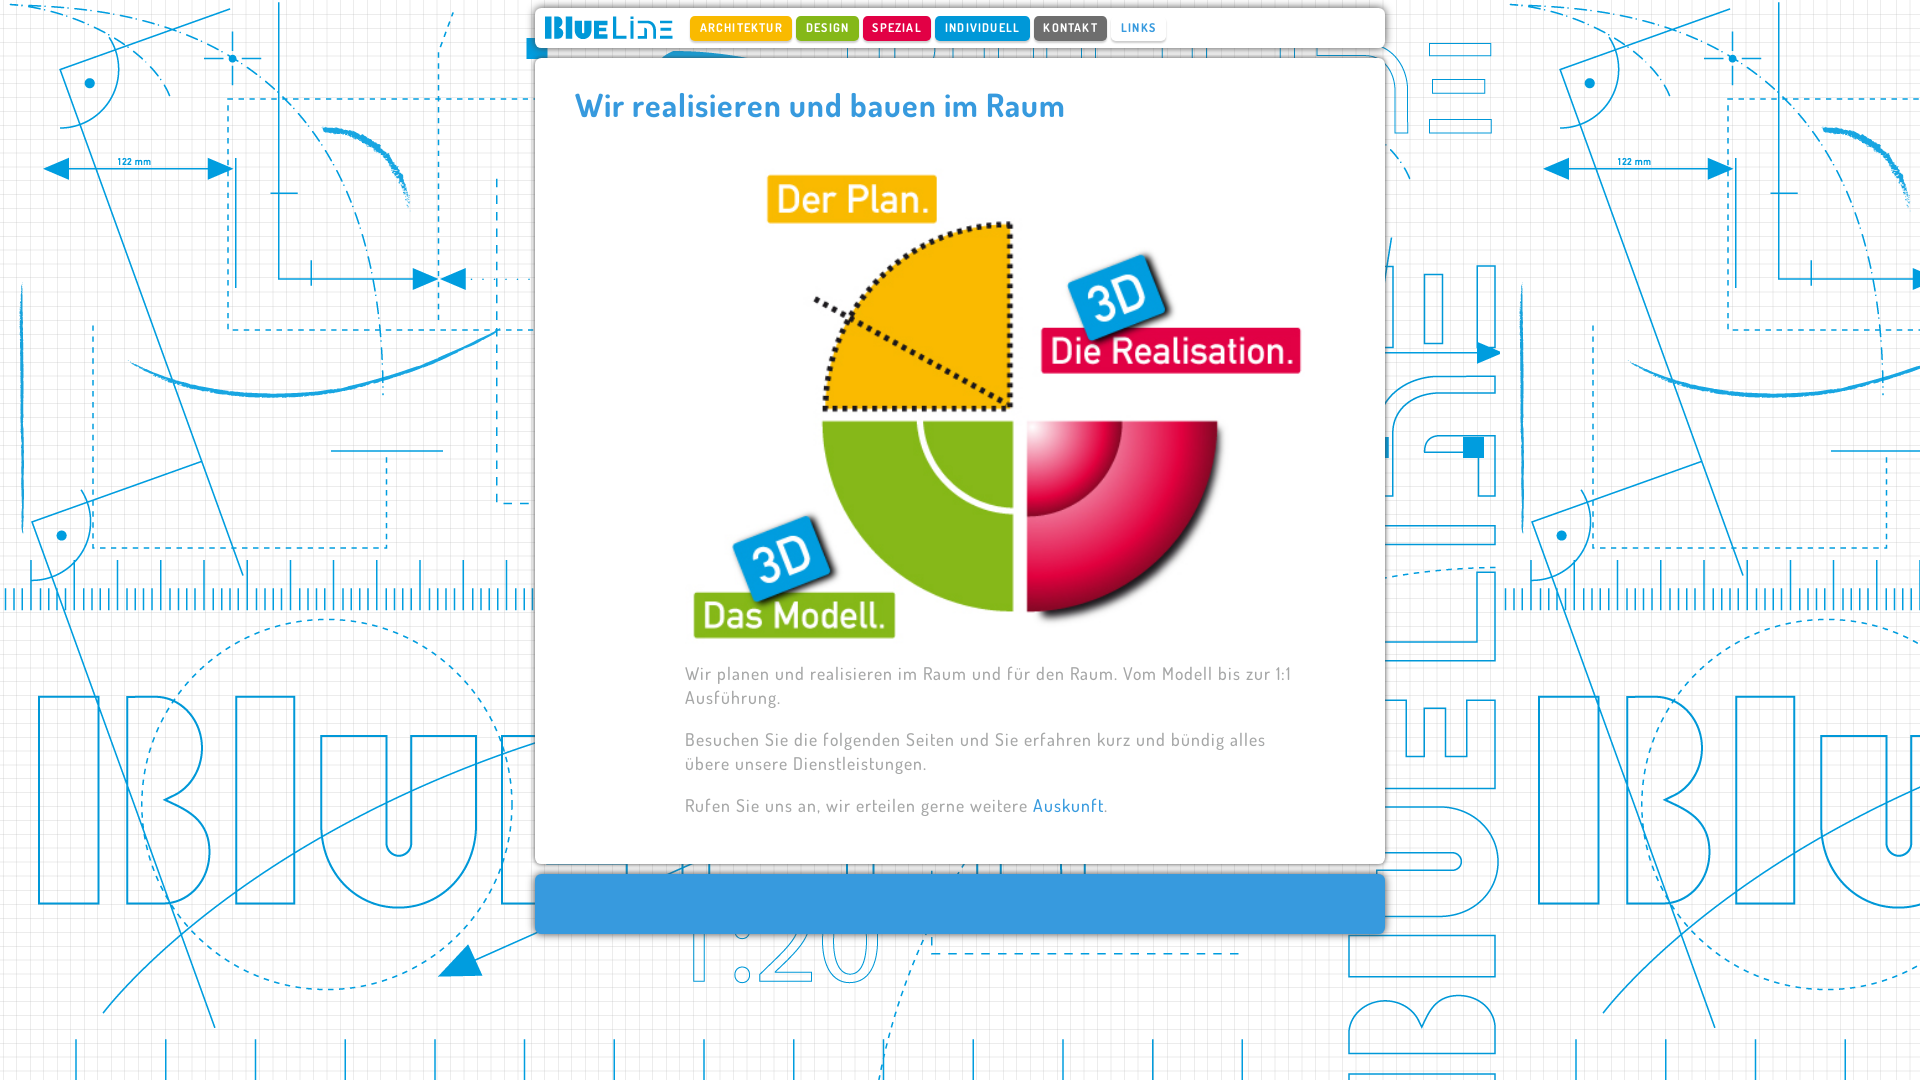 The image size is (1920, 1080). I want to click on 'Auskunft', so click(1067, 804).